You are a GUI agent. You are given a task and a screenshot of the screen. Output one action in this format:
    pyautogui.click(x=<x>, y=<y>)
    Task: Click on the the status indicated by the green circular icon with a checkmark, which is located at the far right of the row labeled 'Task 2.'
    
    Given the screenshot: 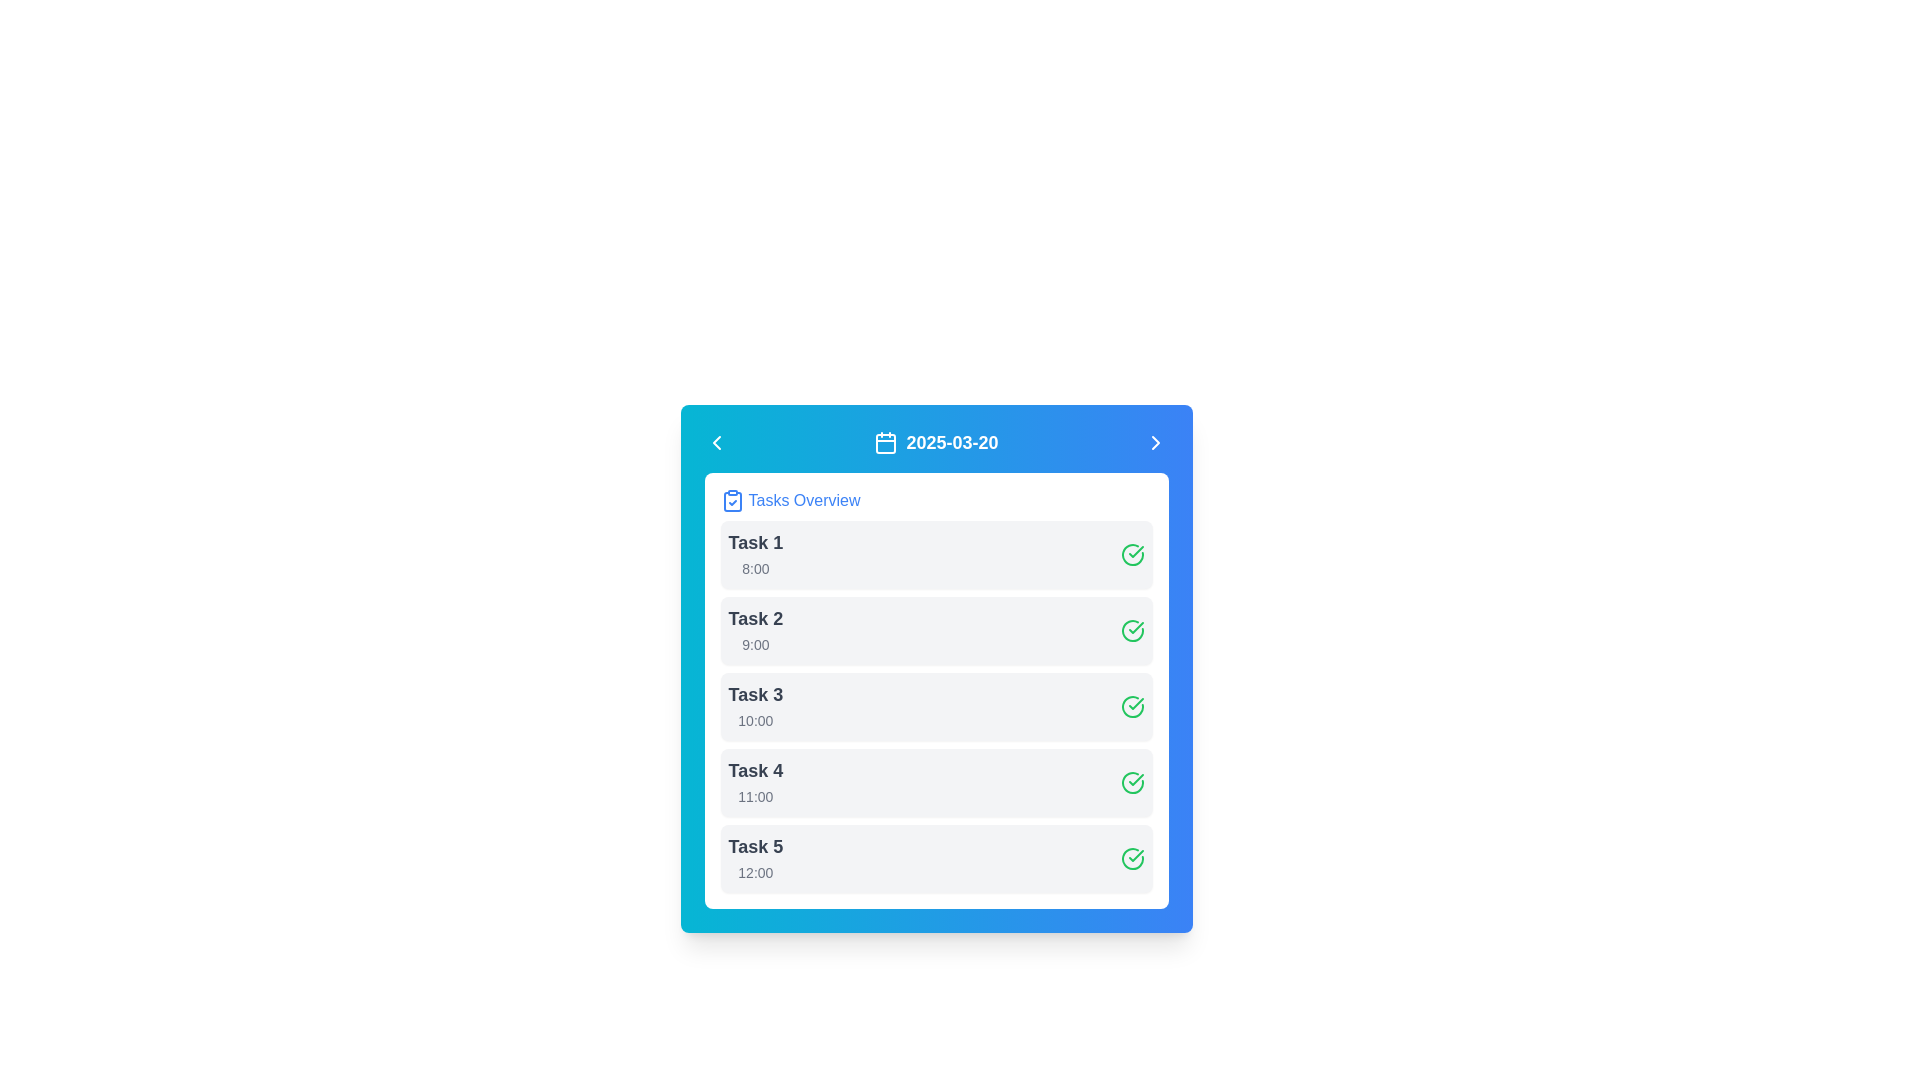 What is the action you would take?
    pyautogui.click(x=1132, y=555)
    